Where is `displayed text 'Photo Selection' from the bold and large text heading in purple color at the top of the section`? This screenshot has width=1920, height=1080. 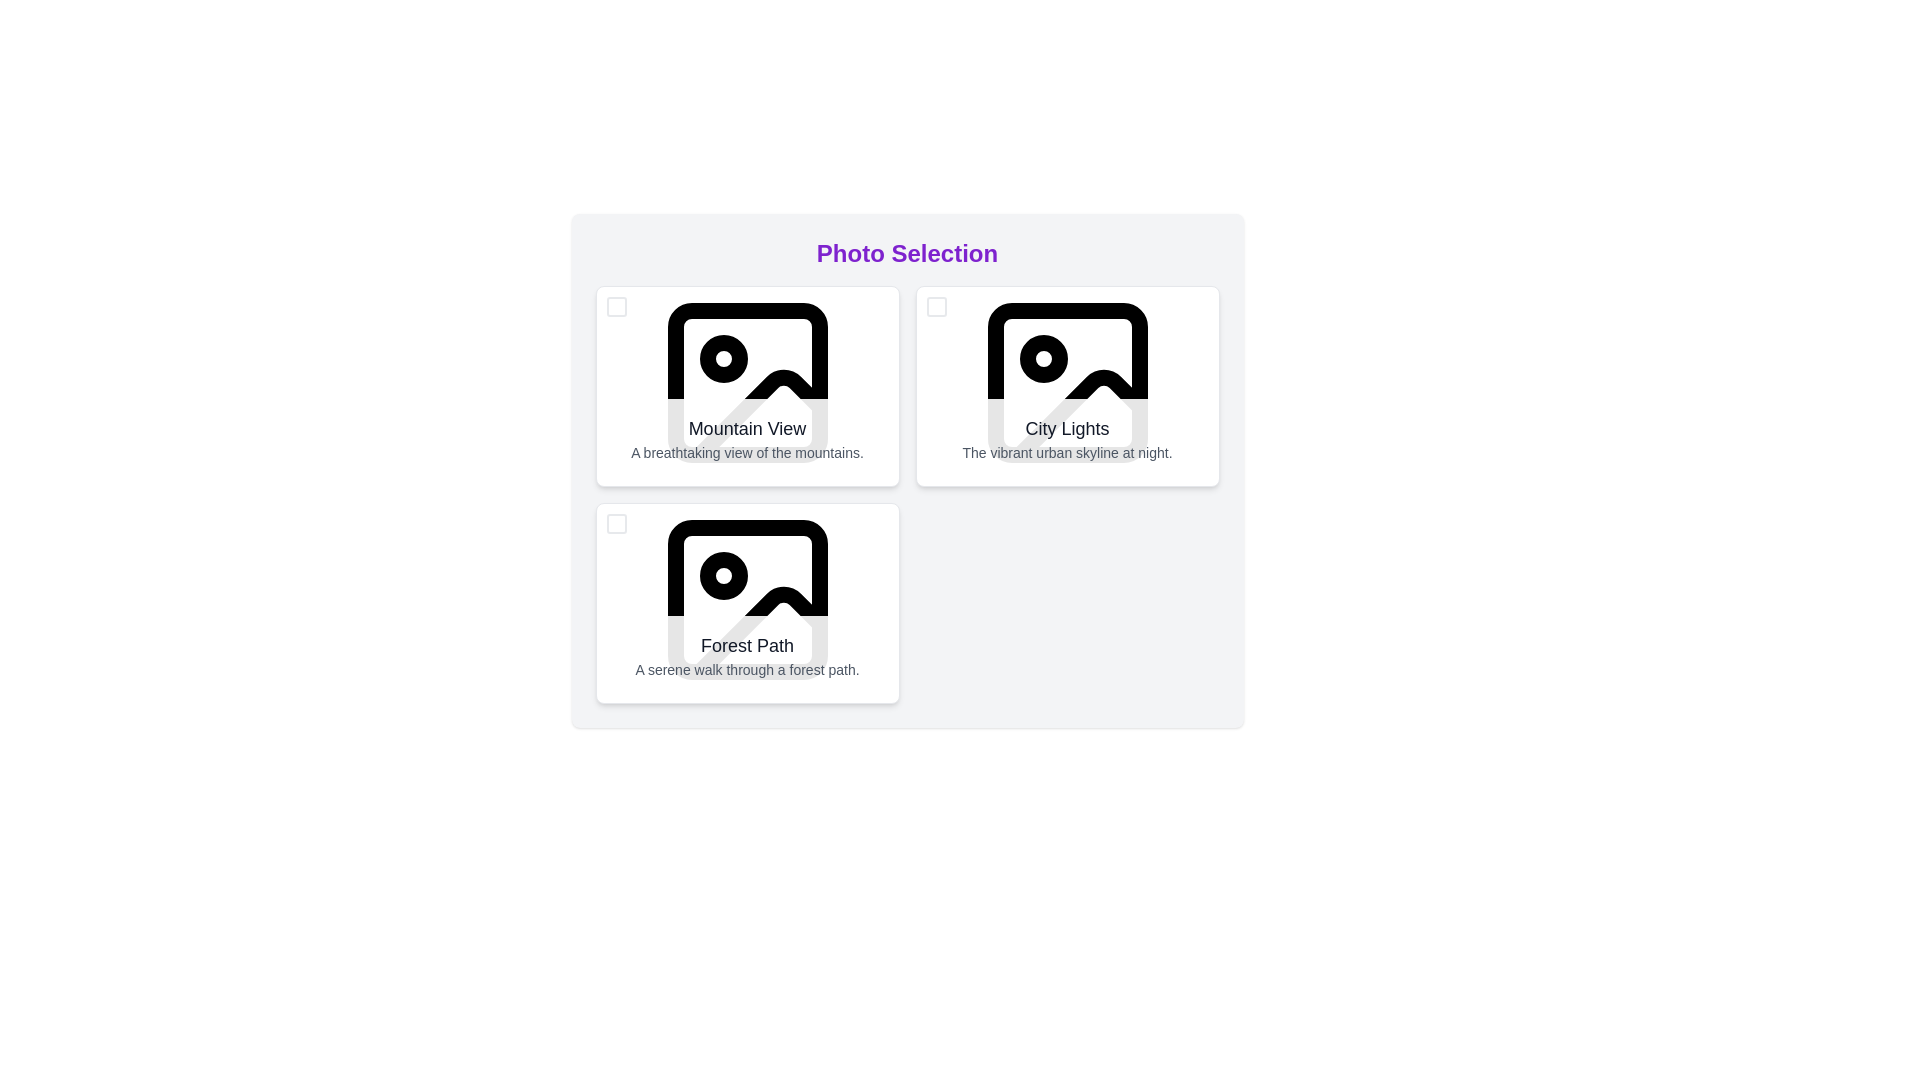
displayed text 'Photo Selection' from the bold and large text heading in purple color at the top of the section is located at coordinates (906, 253).